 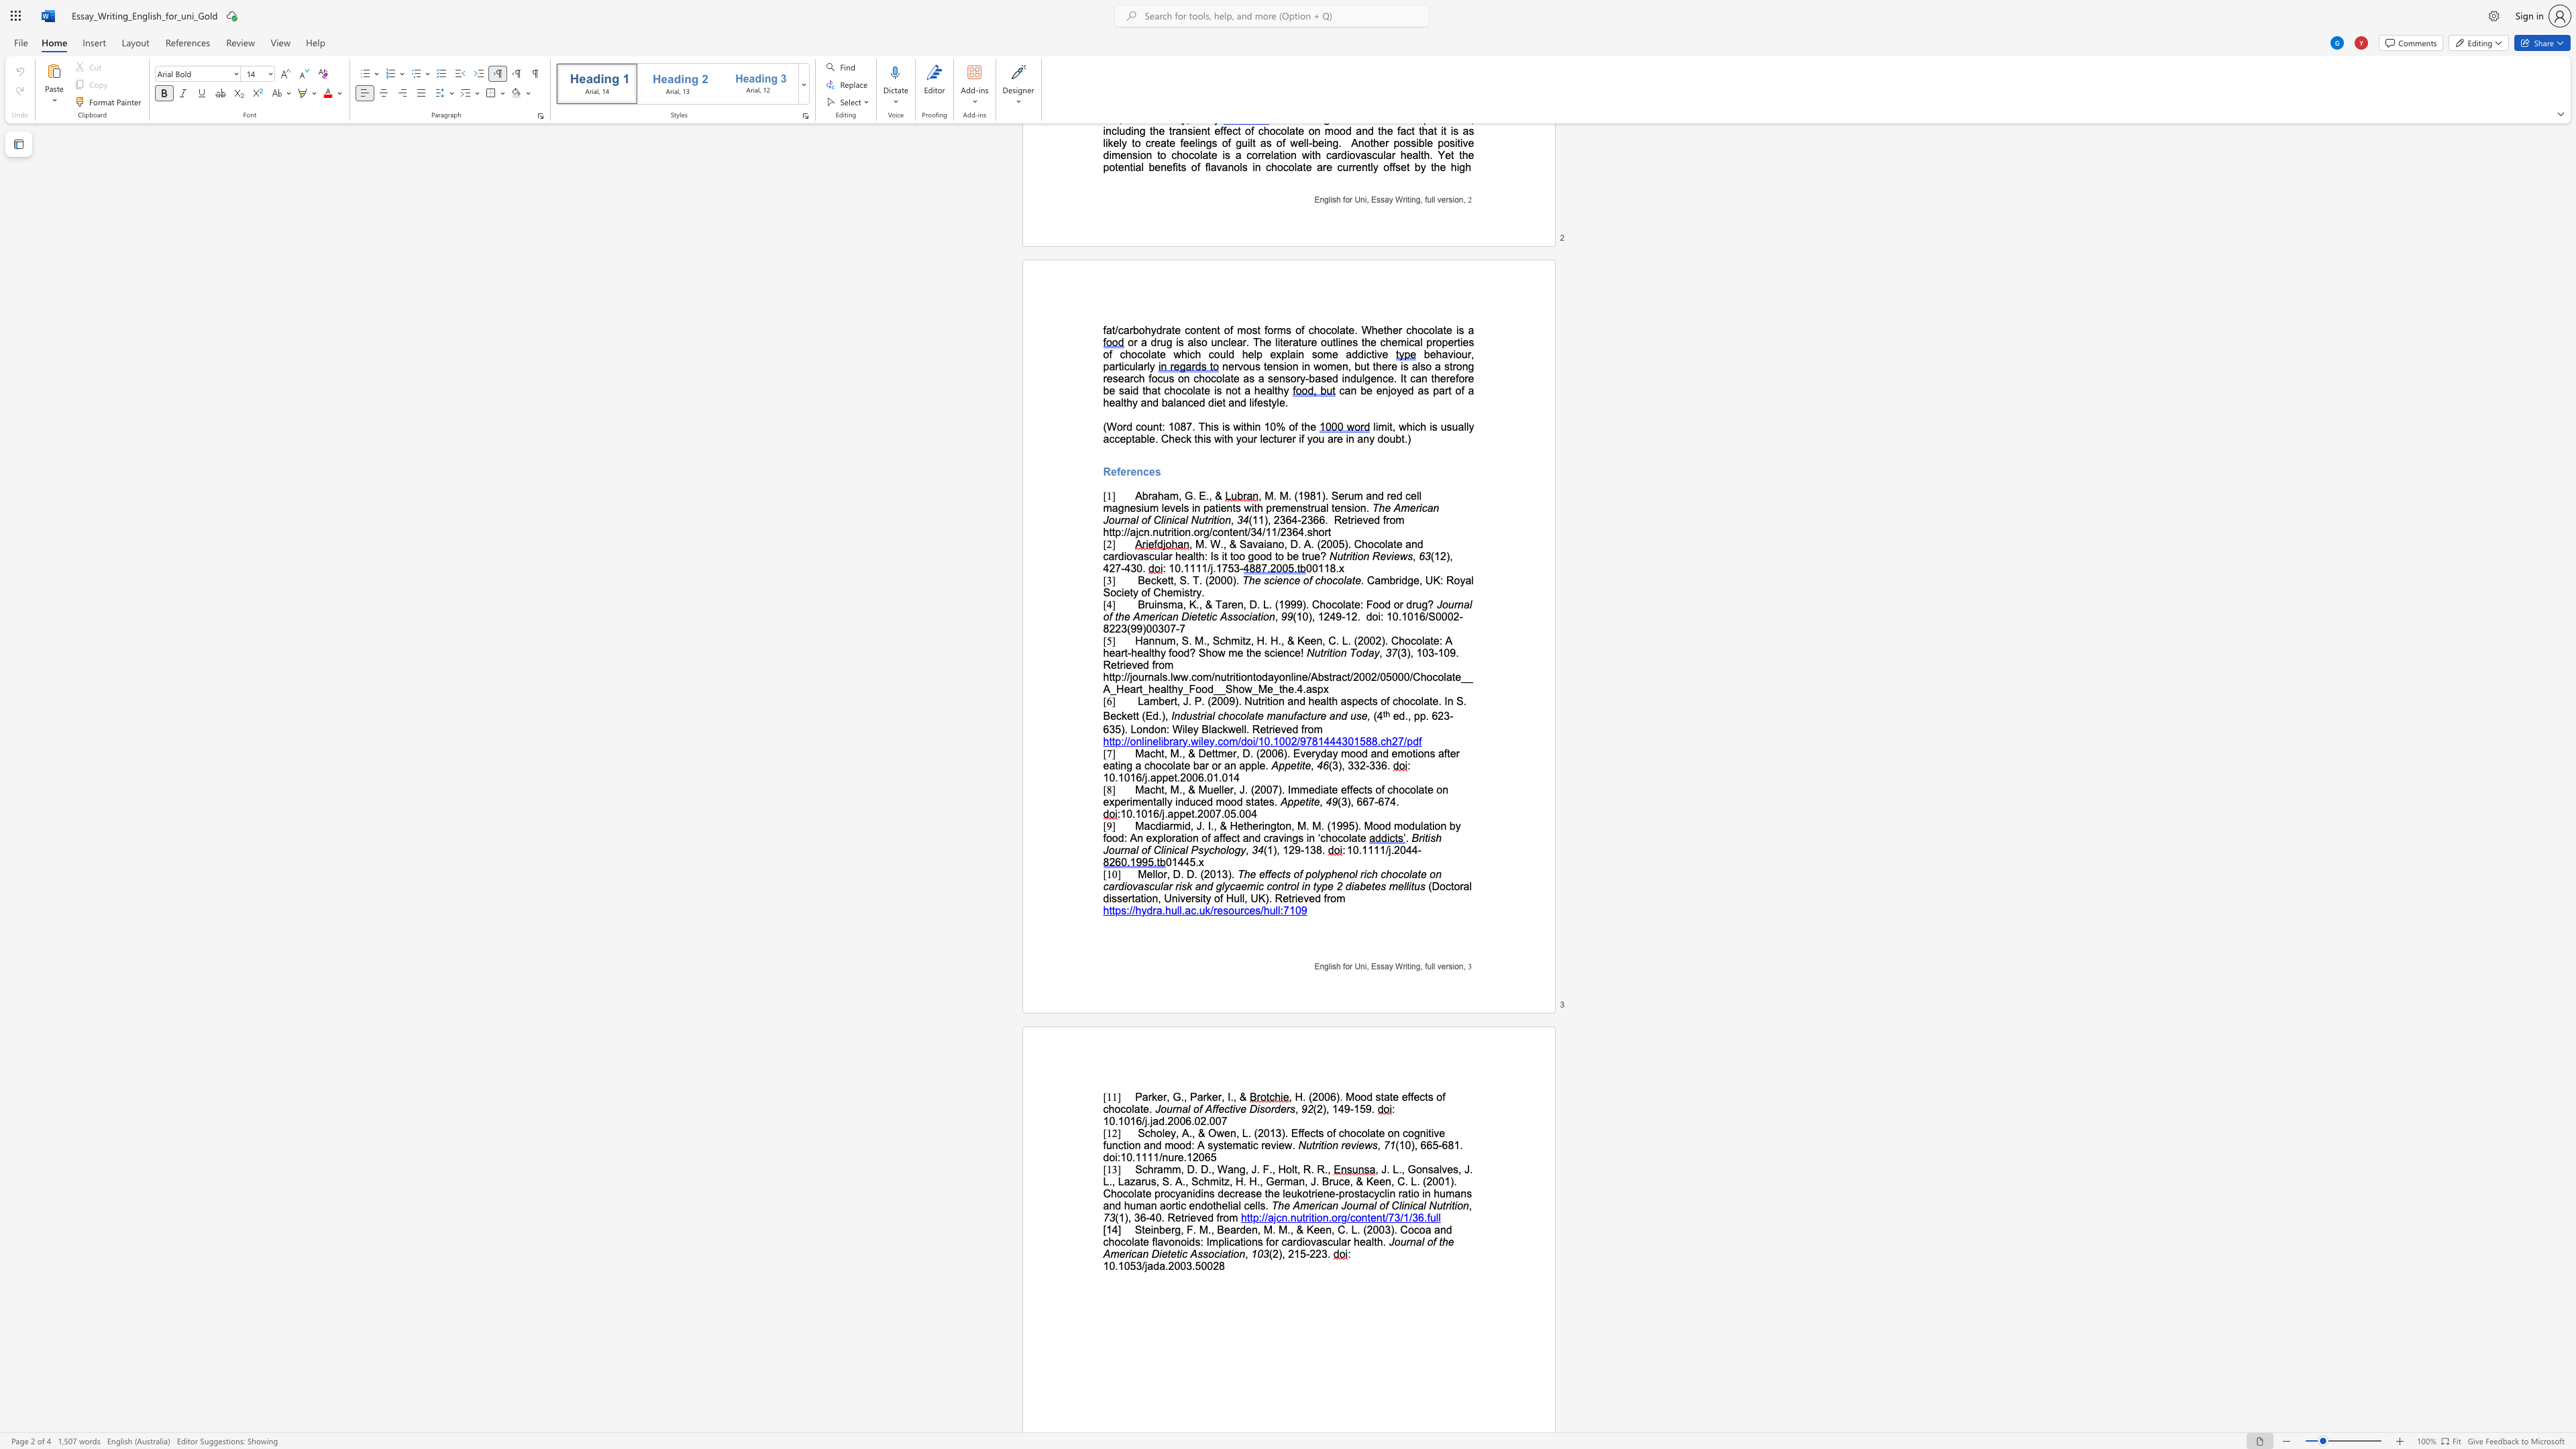 I want to click on the subset text "te effects of choco" within the text ", H. (2006). Mood state effects of chocolate.", so click(x=1388, y=1096).